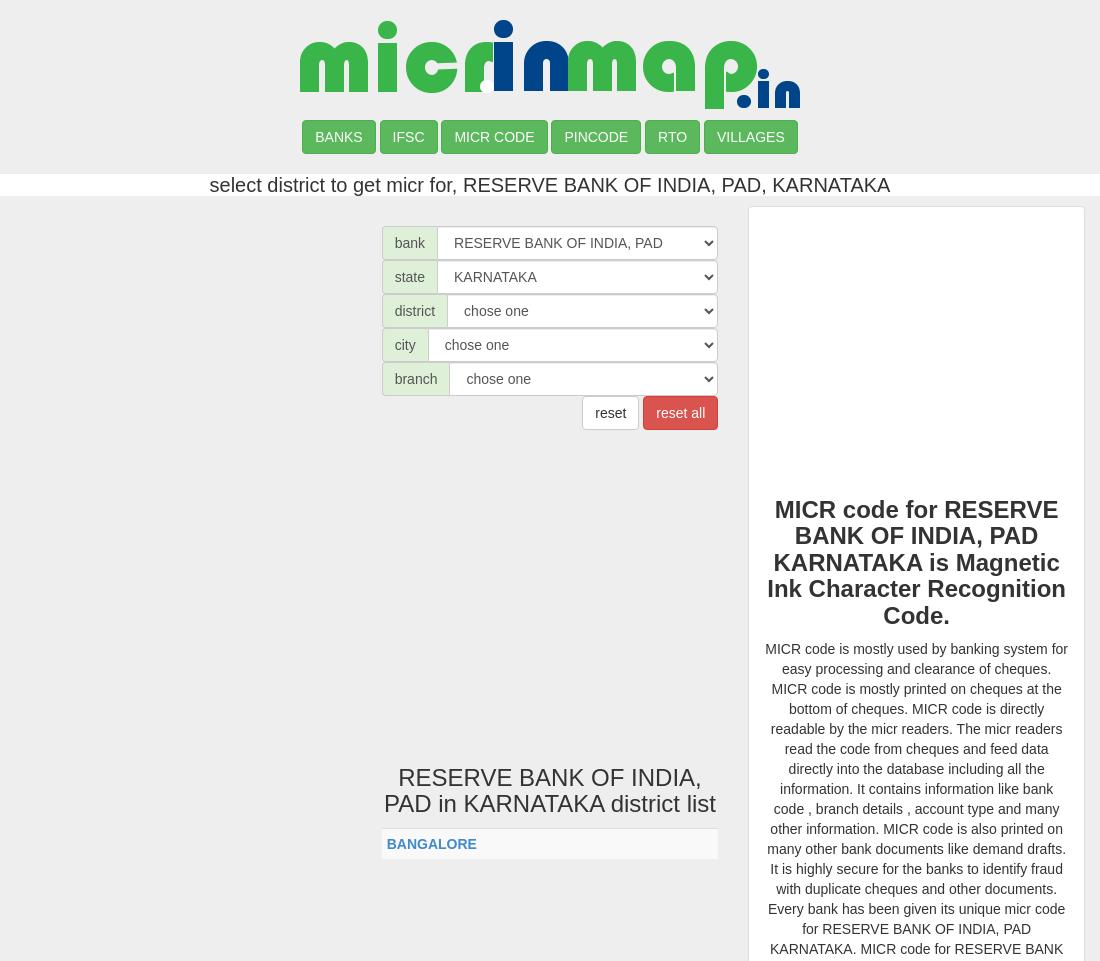 The height and width of the screenshot is (961, 1100). I want to click on 'PINCODE', so click(594, 136).